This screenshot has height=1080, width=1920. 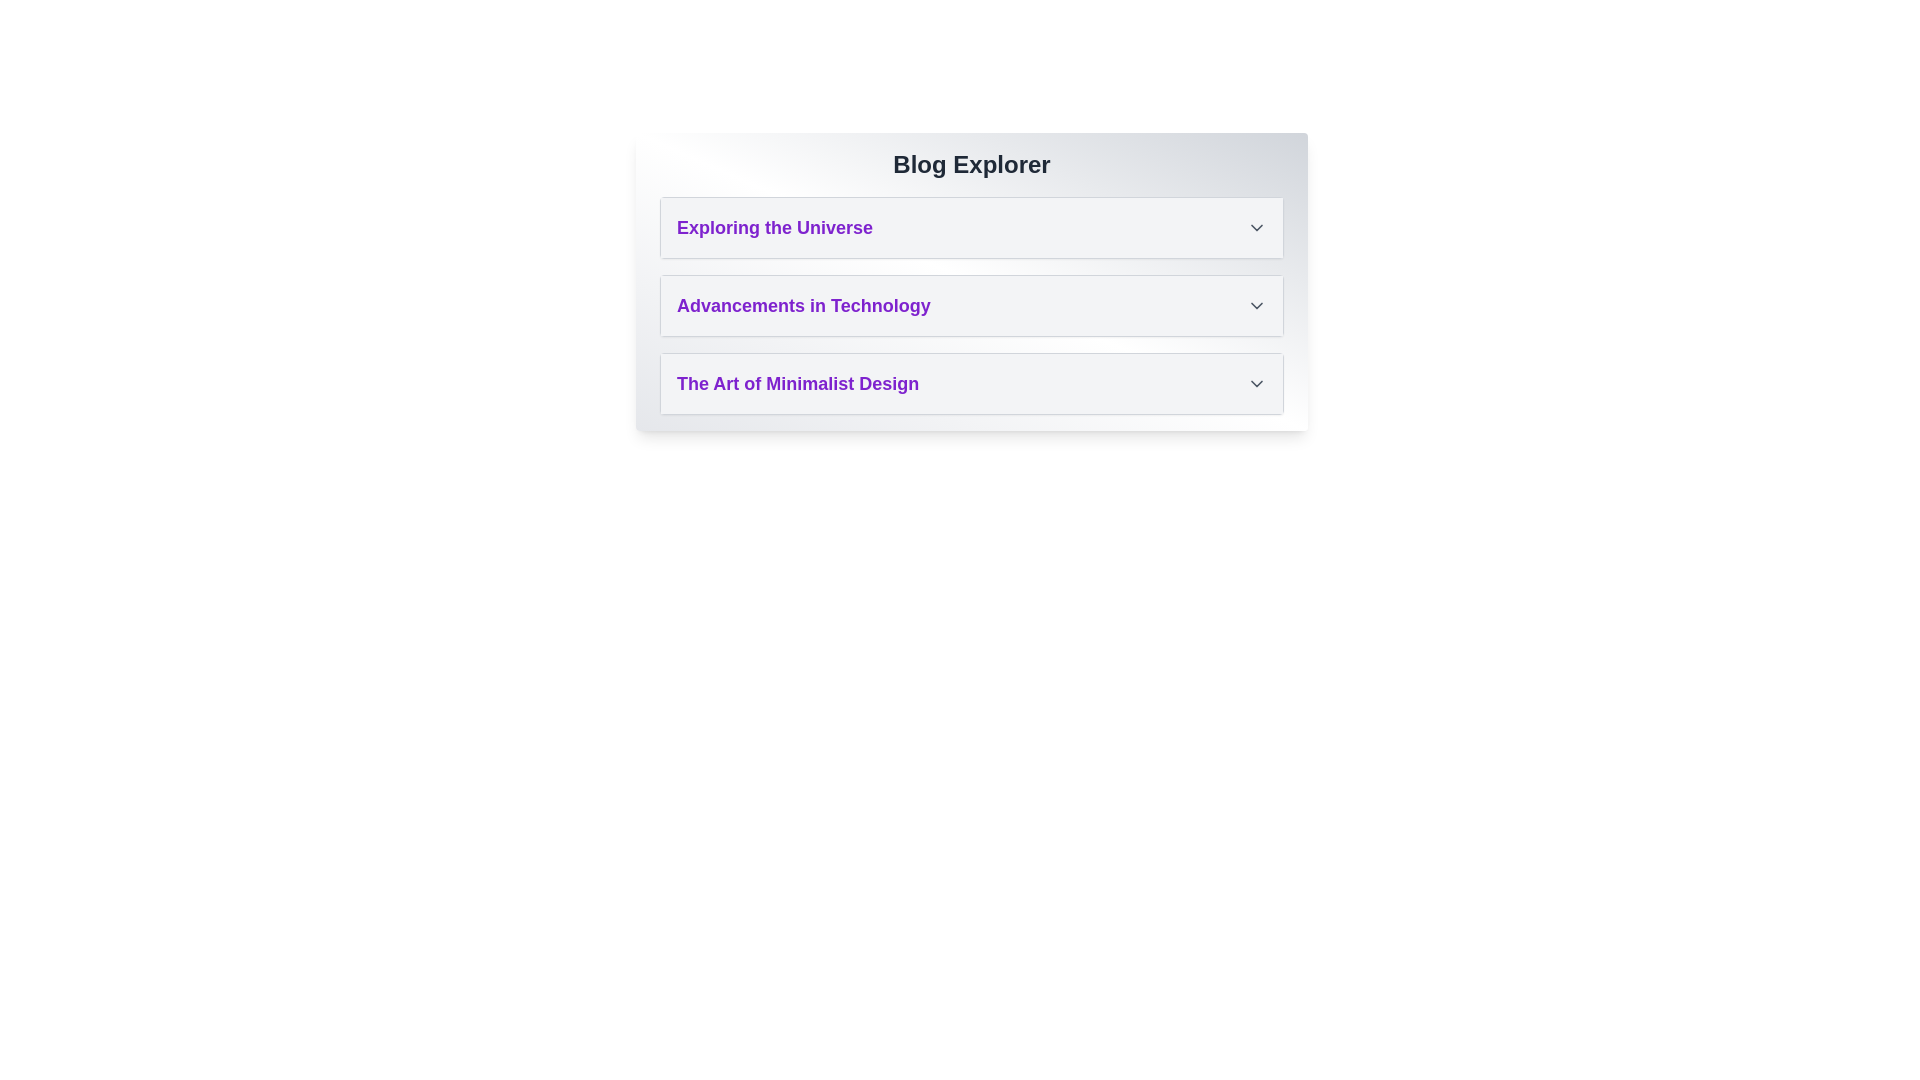 What do you see at coordinates (774, 226) in the screenshot?
I see `on the static text element reading 'Exploring the Universe' in the Blog Explorer menu` at bounding box center [774, 226].